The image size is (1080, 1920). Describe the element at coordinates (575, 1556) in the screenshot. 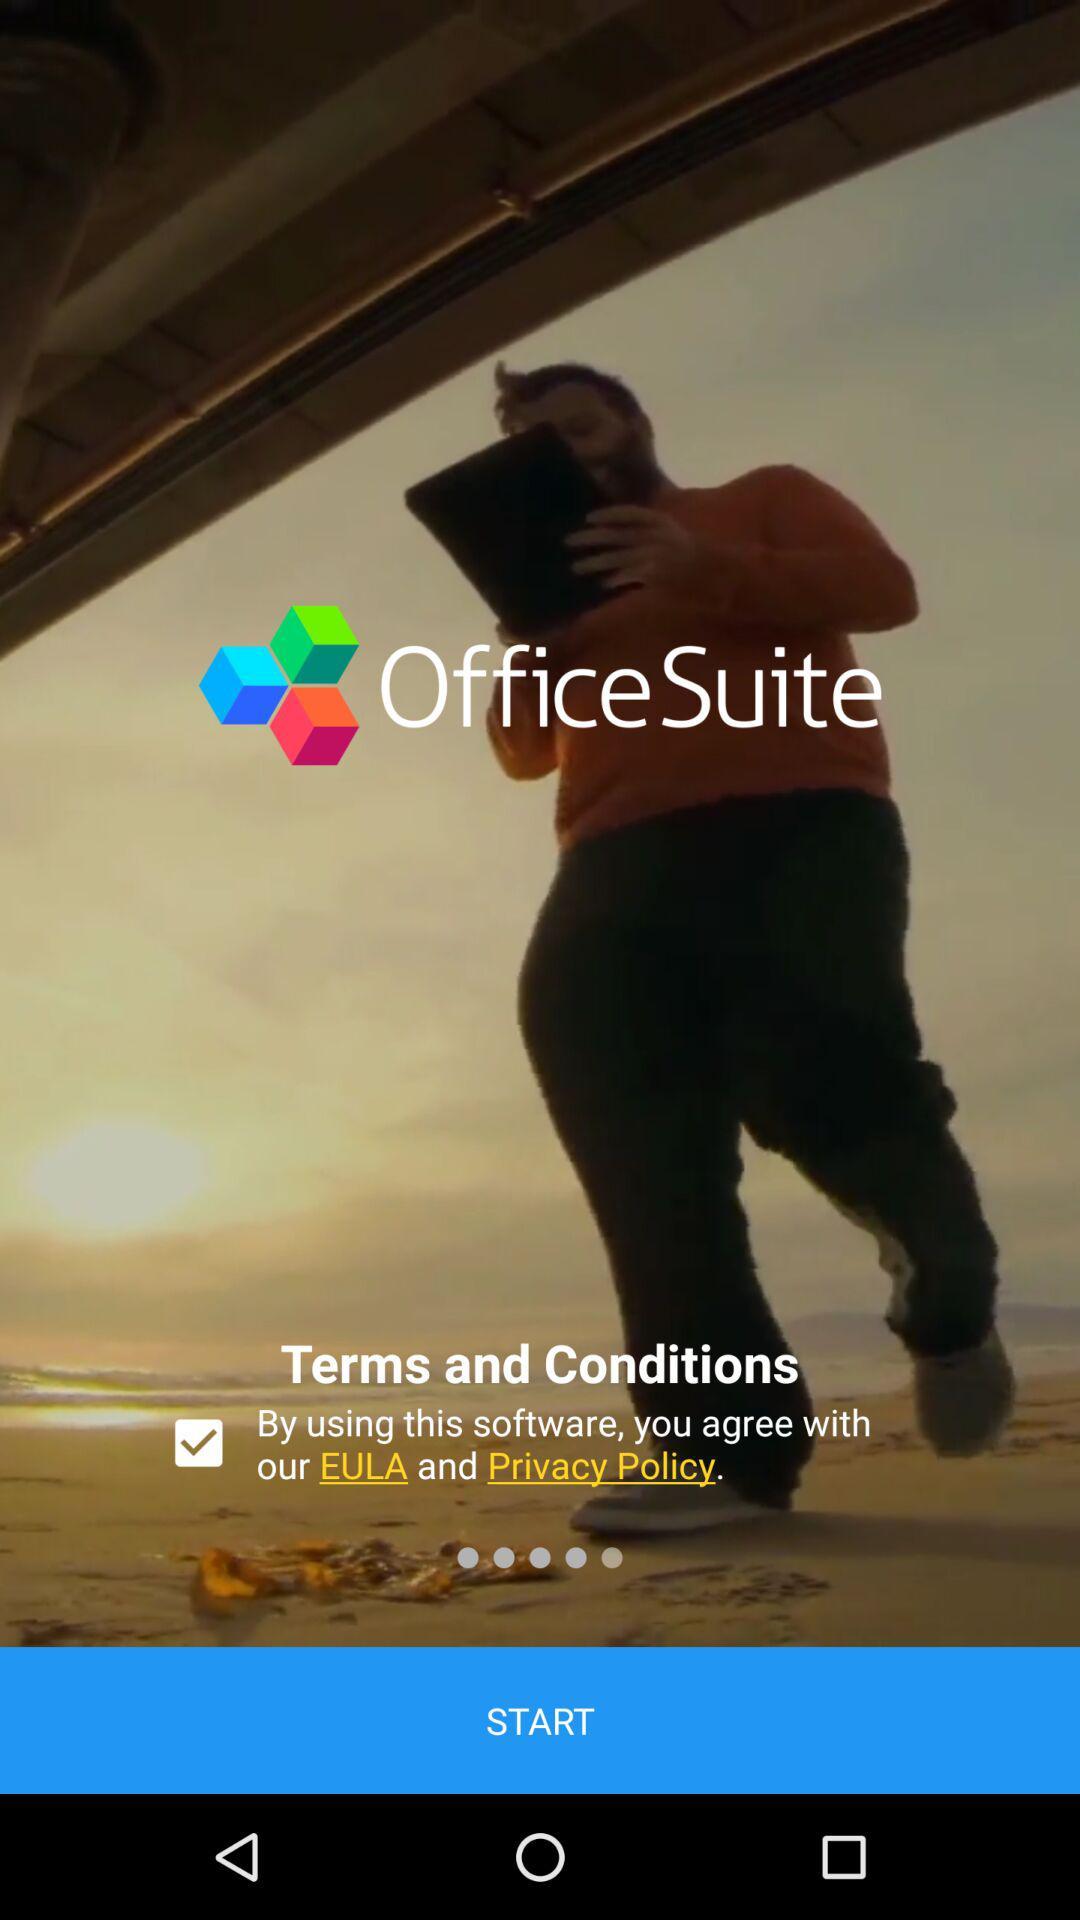

I see `the fourth button at the bottom of the page` at that location.